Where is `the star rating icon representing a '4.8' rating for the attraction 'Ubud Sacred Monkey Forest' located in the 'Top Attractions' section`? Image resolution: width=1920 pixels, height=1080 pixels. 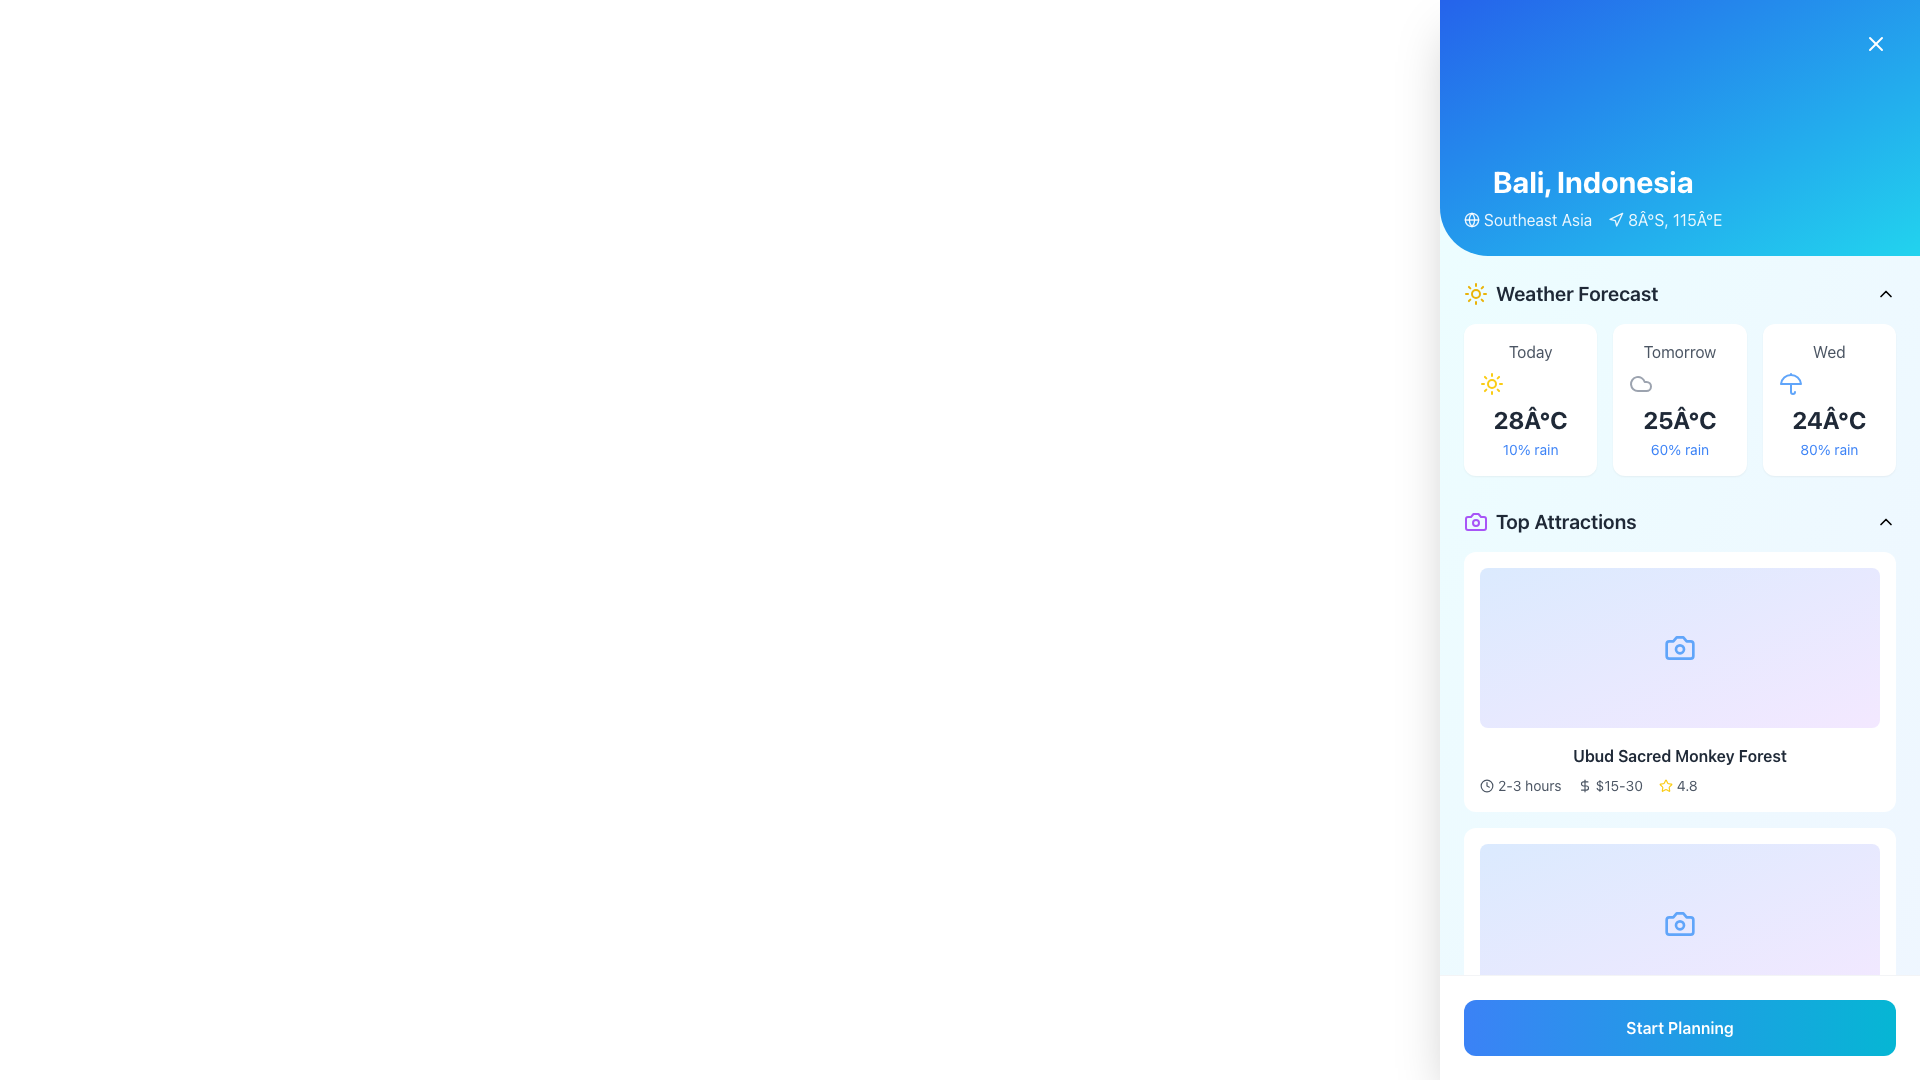 the star rating icon representing a '4.8' rating for the attraction 'Ubud Sacred Monkey Forest' located in the 'Top Attractions' section is located at coordinates (1665, 1060).